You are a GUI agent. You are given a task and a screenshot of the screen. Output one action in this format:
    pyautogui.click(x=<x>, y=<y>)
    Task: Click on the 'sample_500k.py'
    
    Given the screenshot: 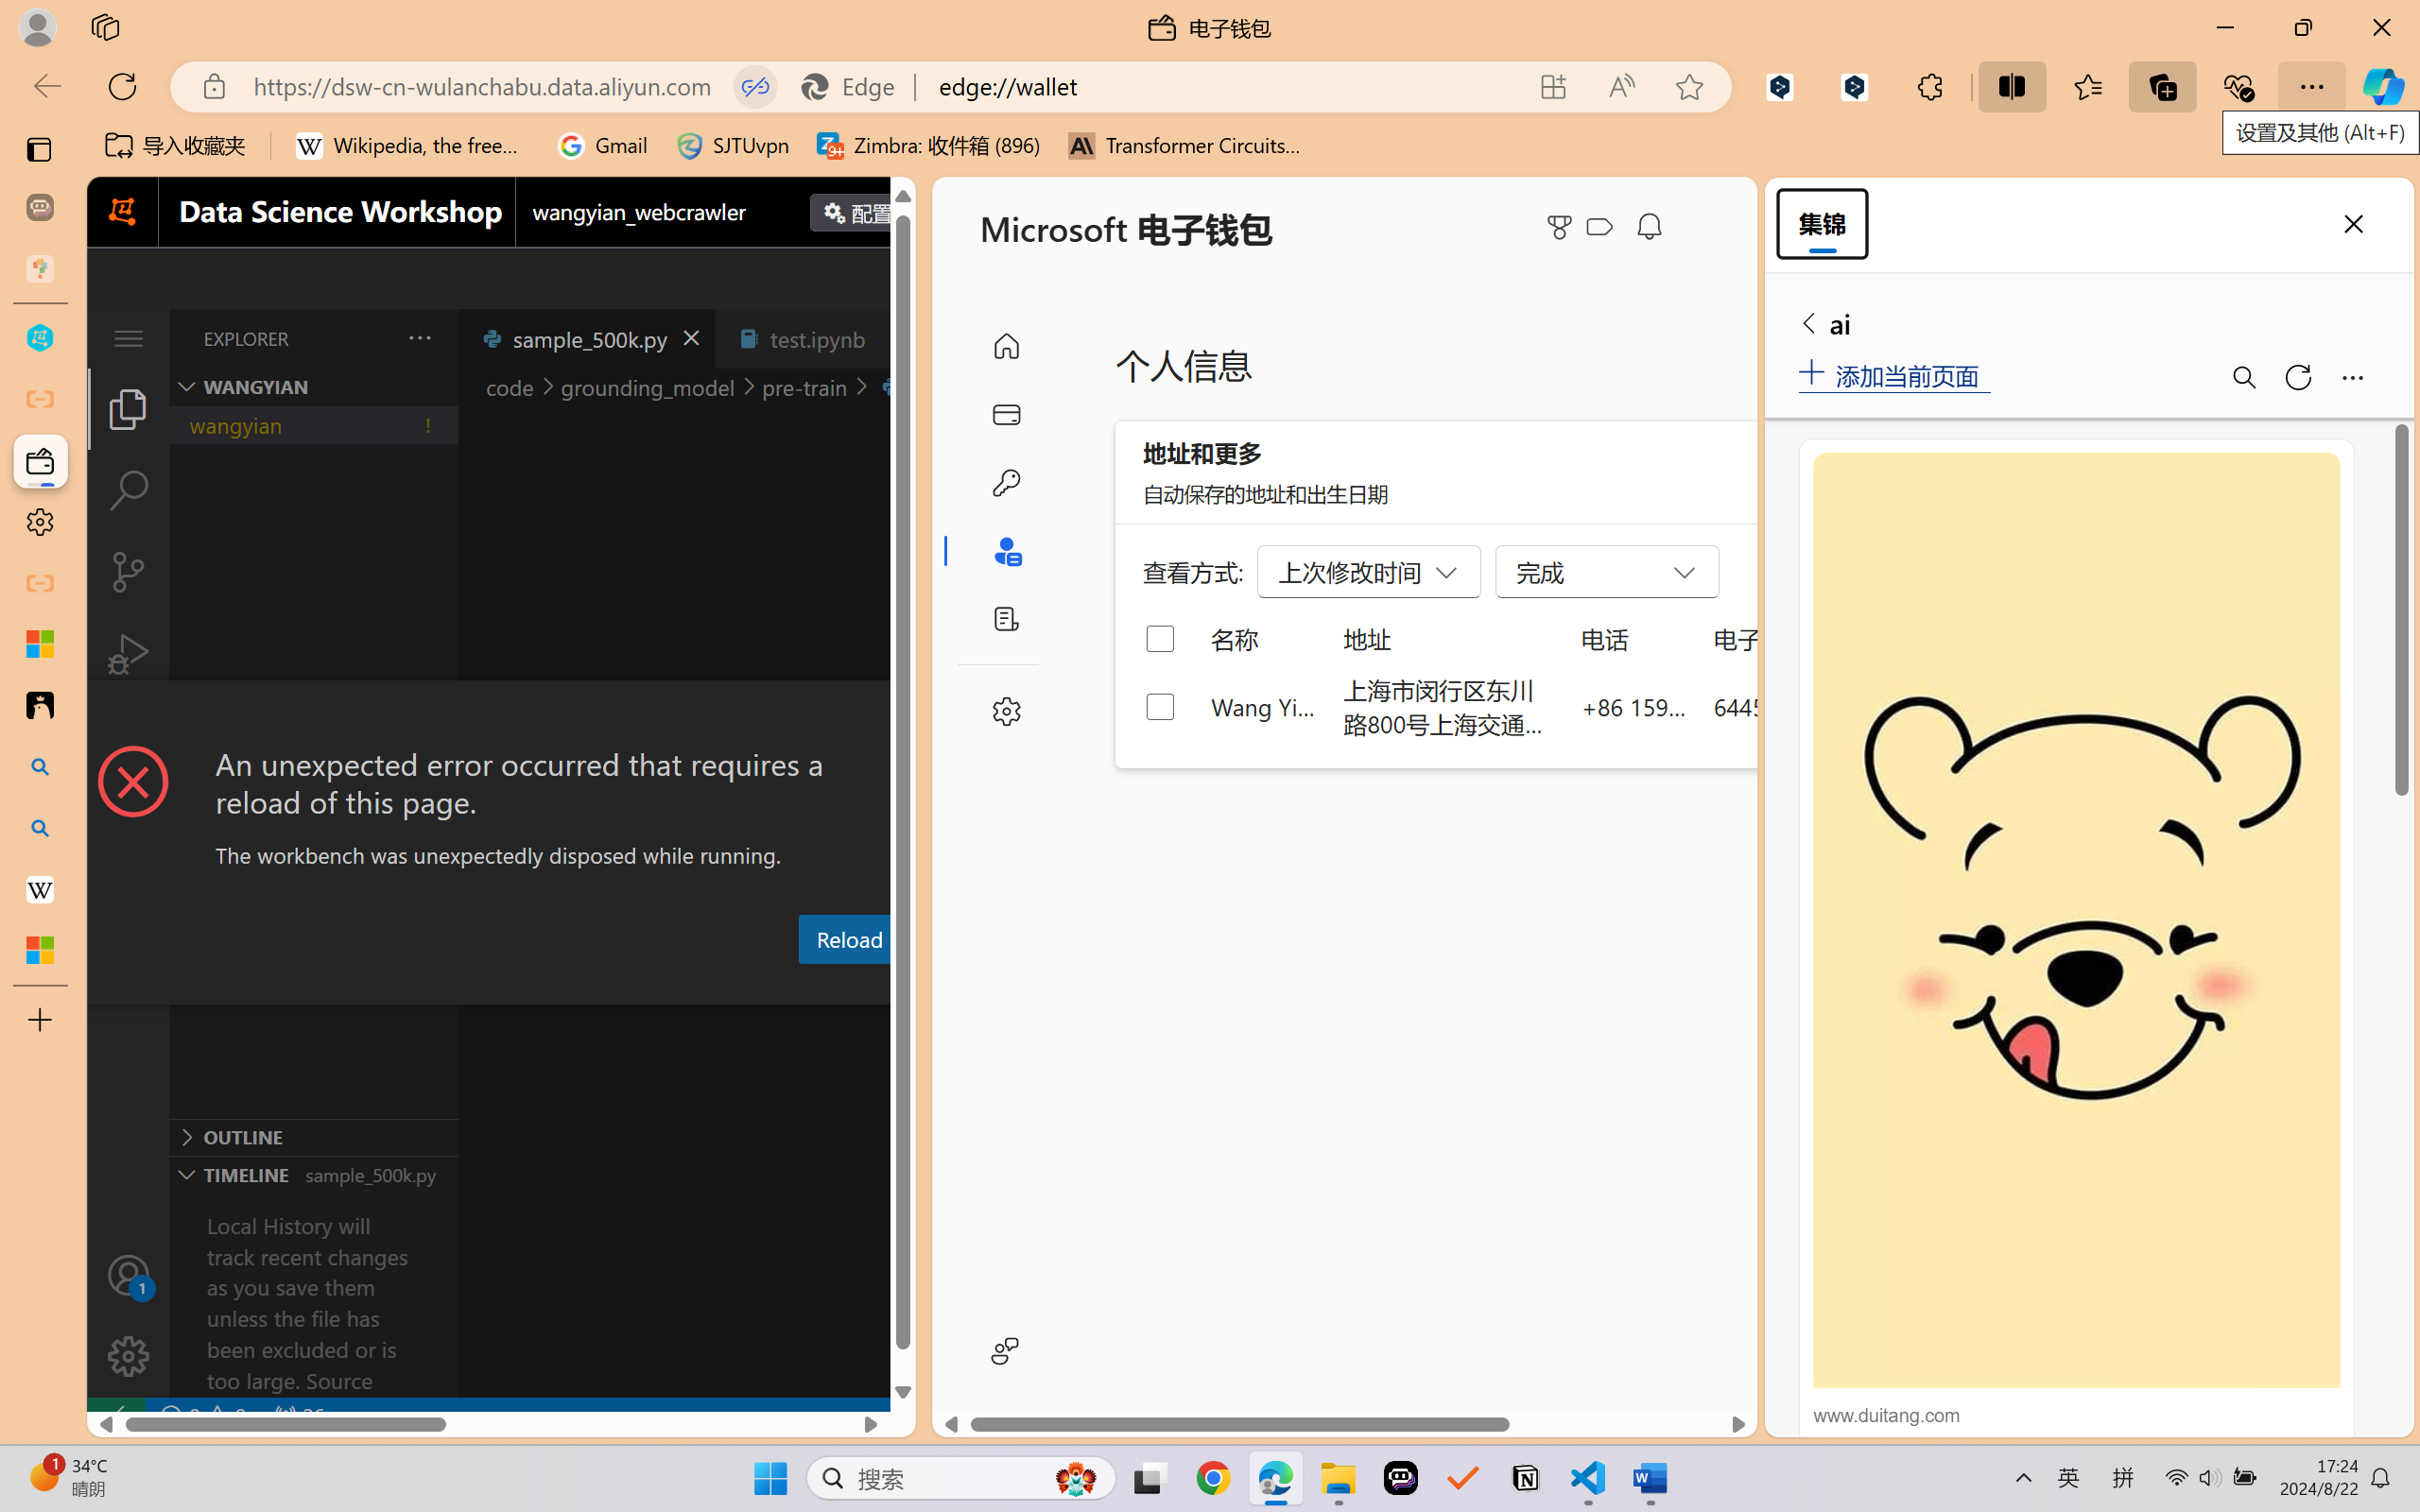 What is the action you would take?
    pyautogui.click(x=585, y=337)
    